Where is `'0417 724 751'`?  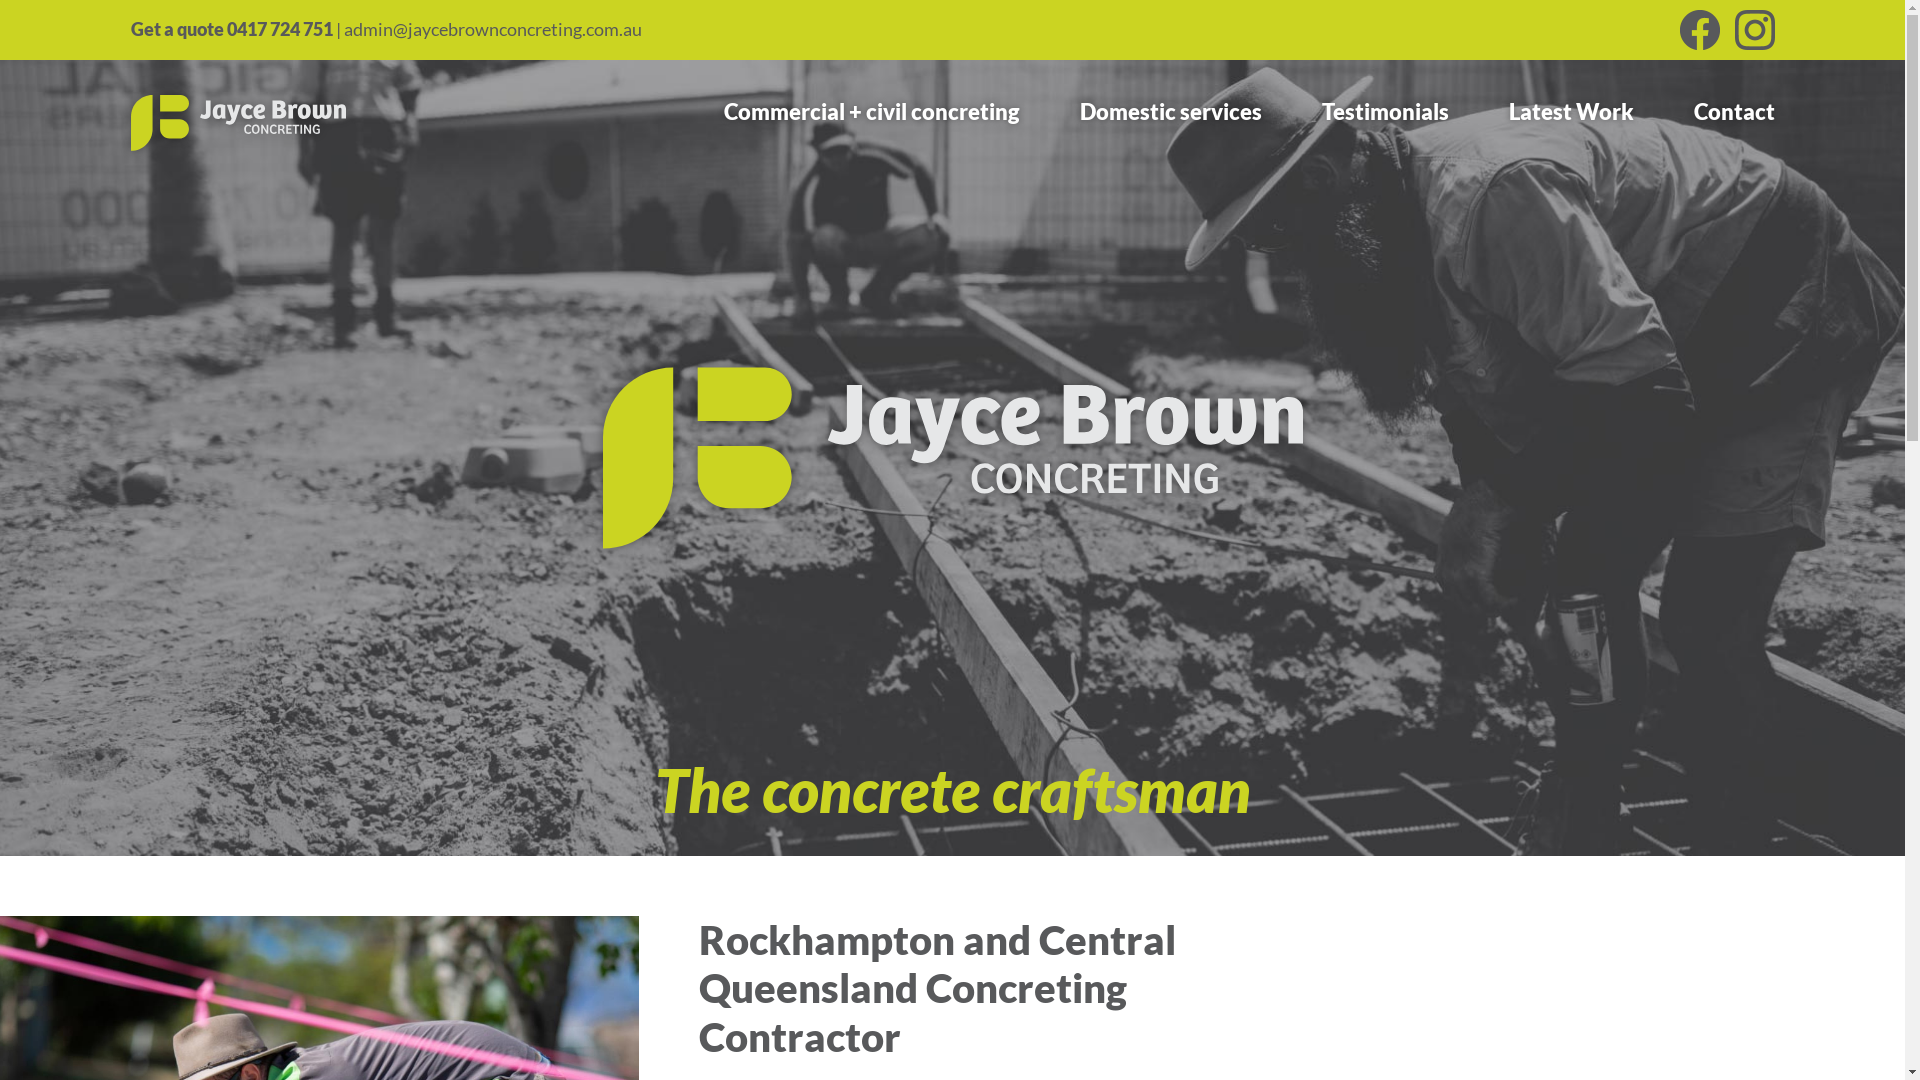
'0417 724 751' is located at coordinates (277, 29).